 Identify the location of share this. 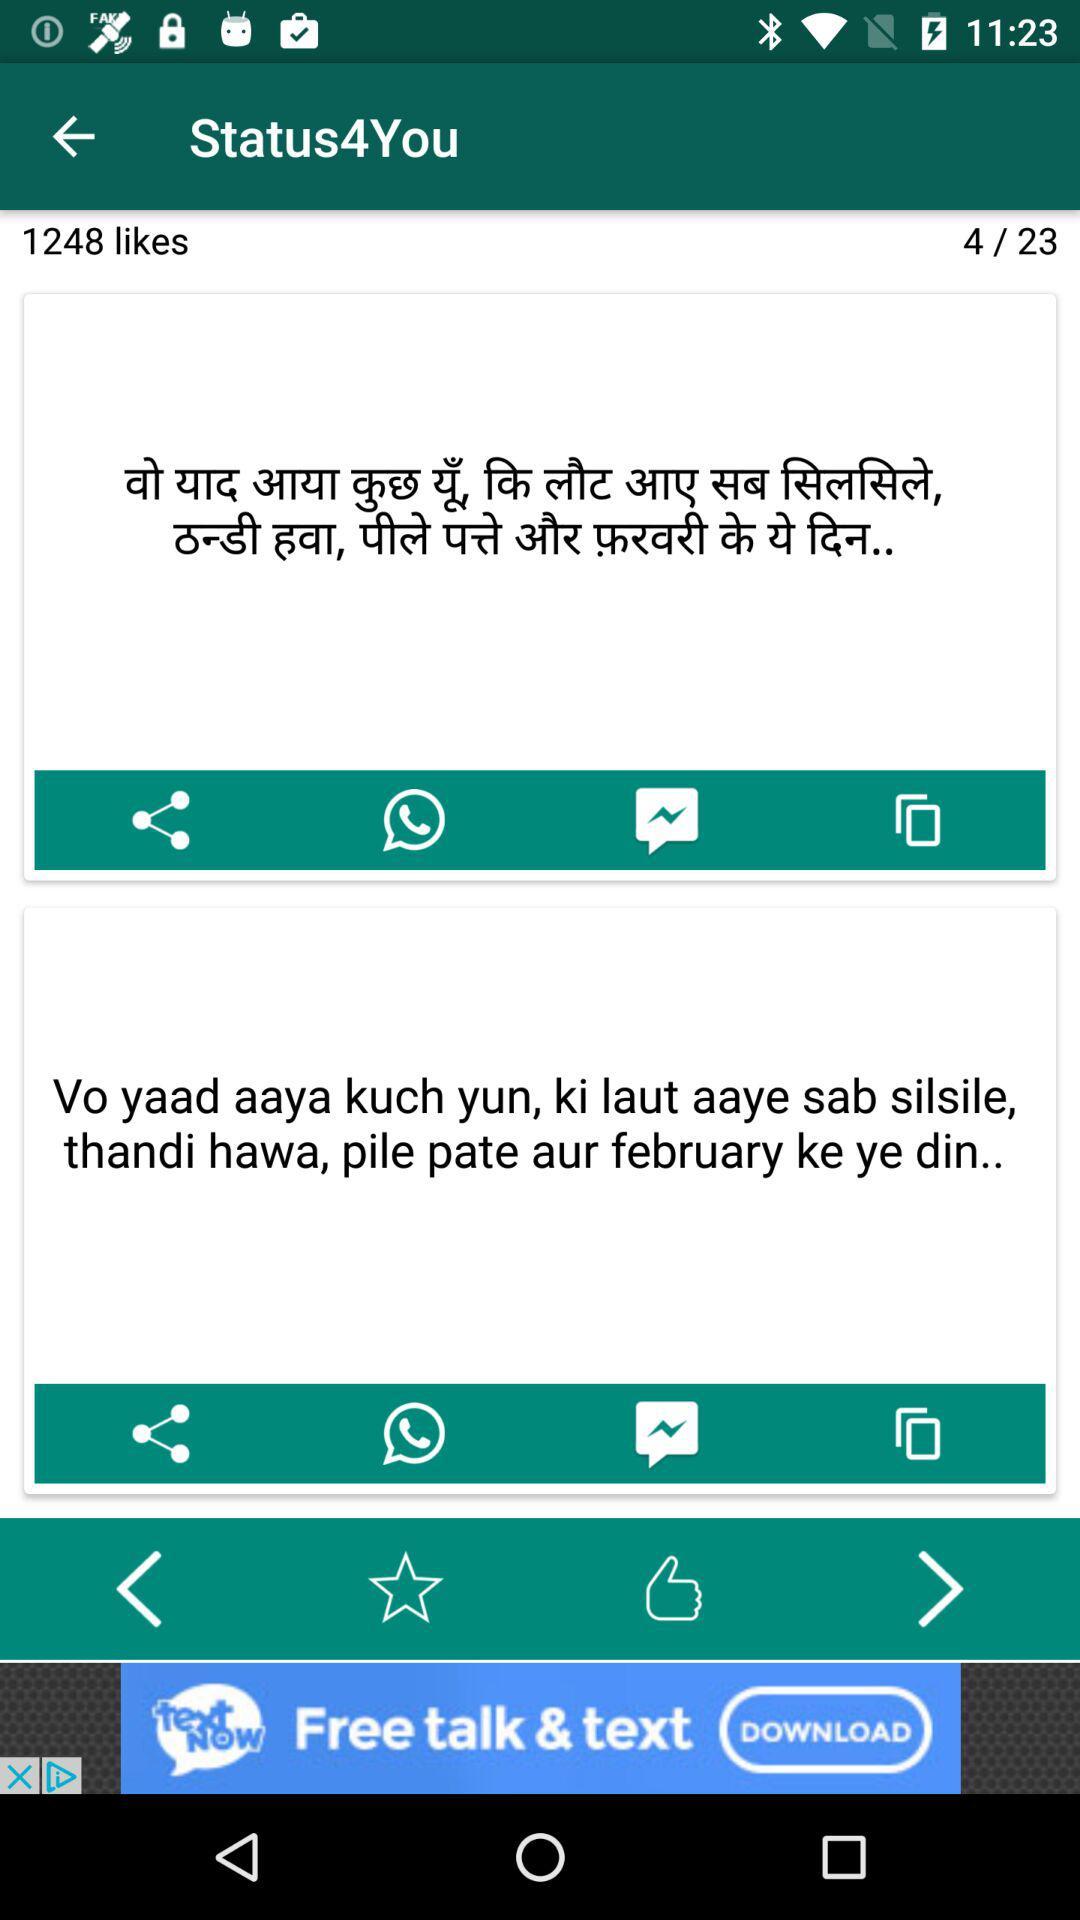
(159, 820).